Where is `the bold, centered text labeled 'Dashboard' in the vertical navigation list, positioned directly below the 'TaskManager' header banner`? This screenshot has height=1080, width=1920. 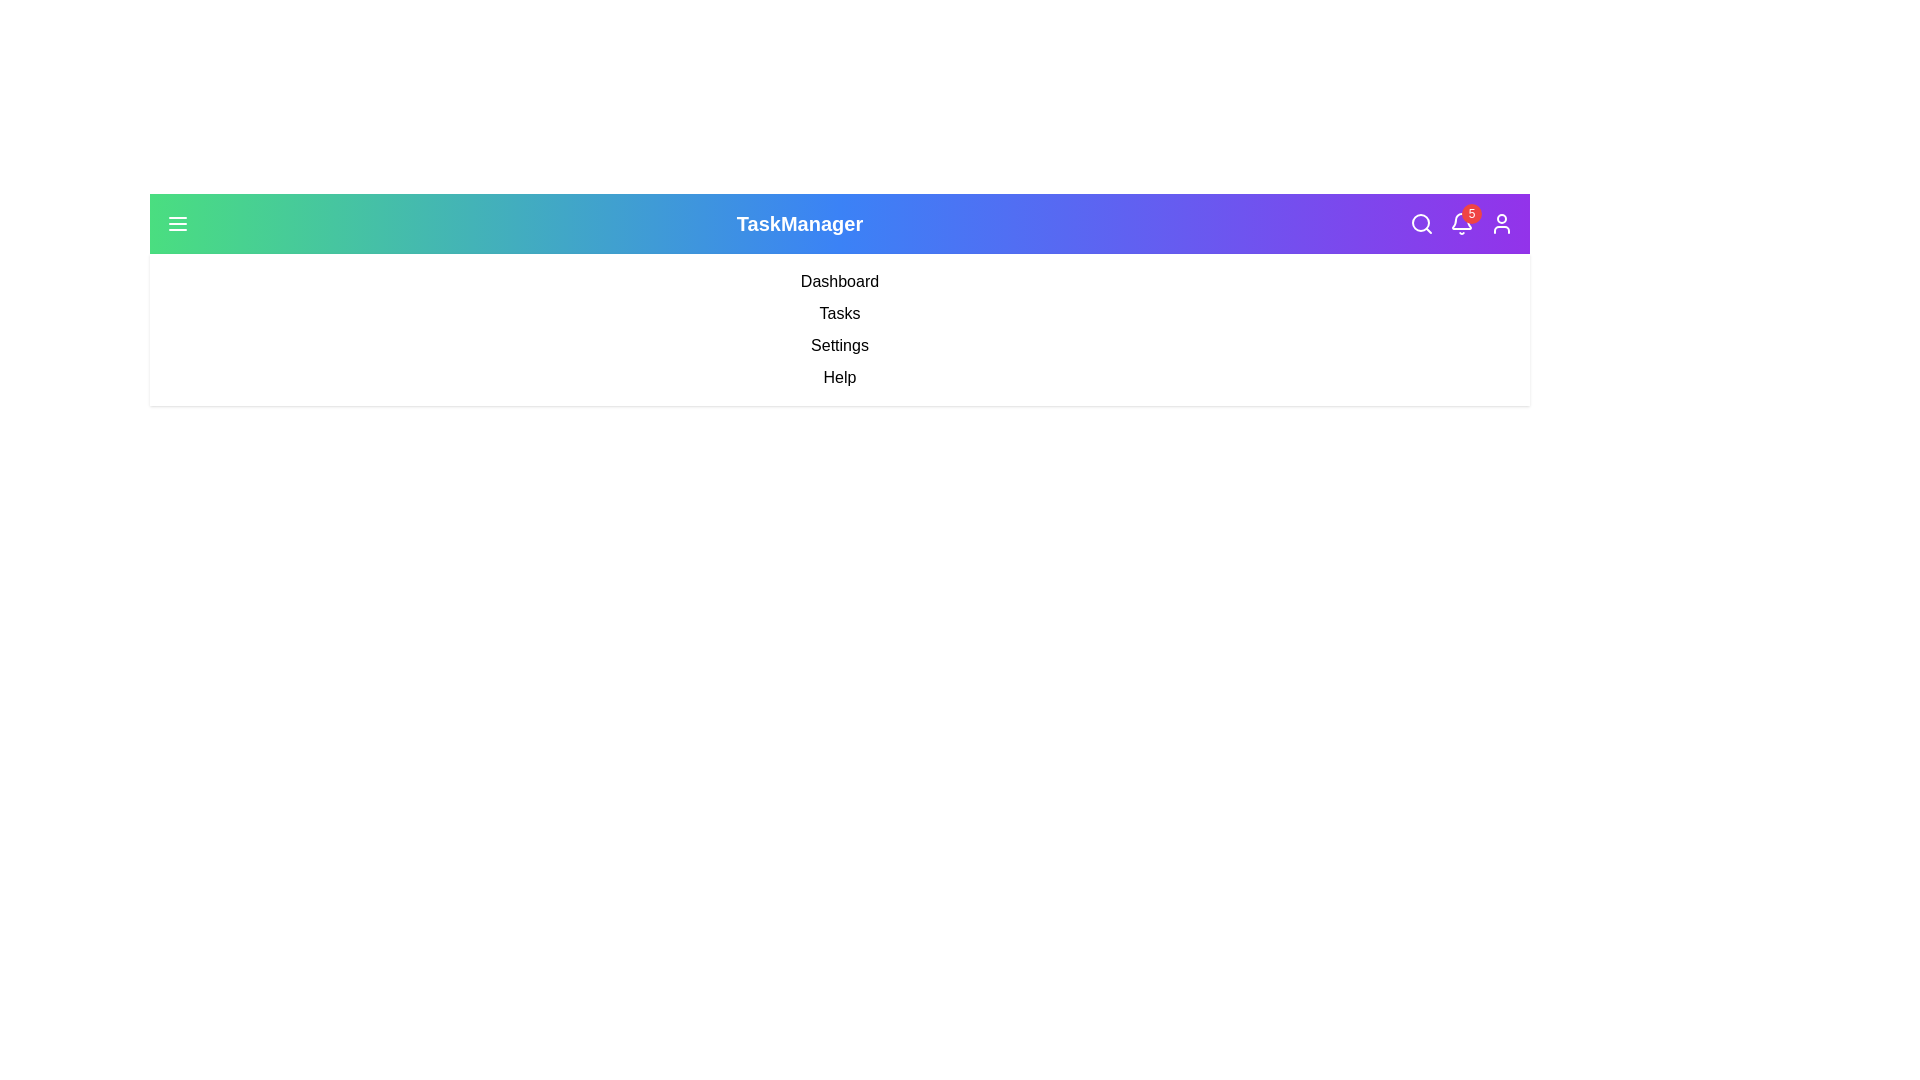 the bold, centered text labeled 'Dashboard' in the vertical navigation list, positioned directly below the 'TaskManager' header banner is located at coordinates (840, 281).